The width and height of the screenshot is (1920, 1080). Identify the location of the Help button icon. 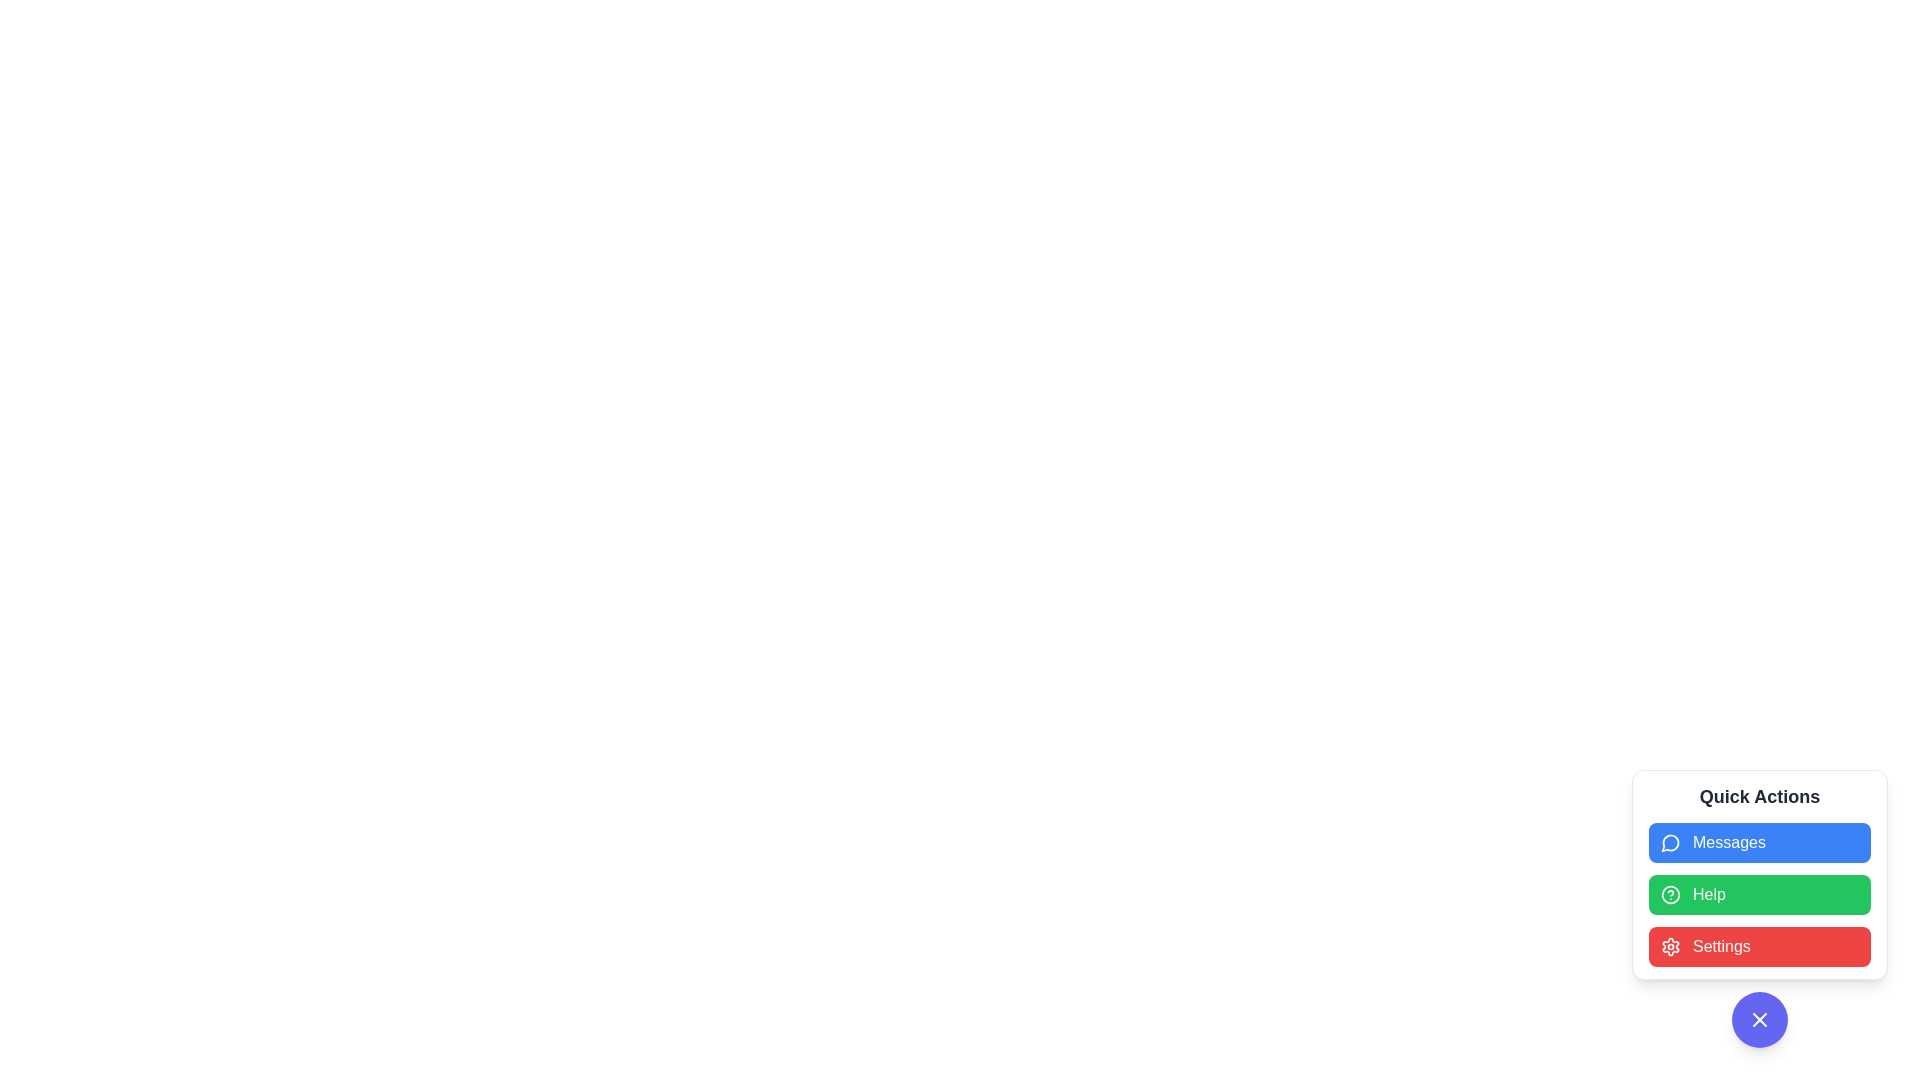
(1670, 893).